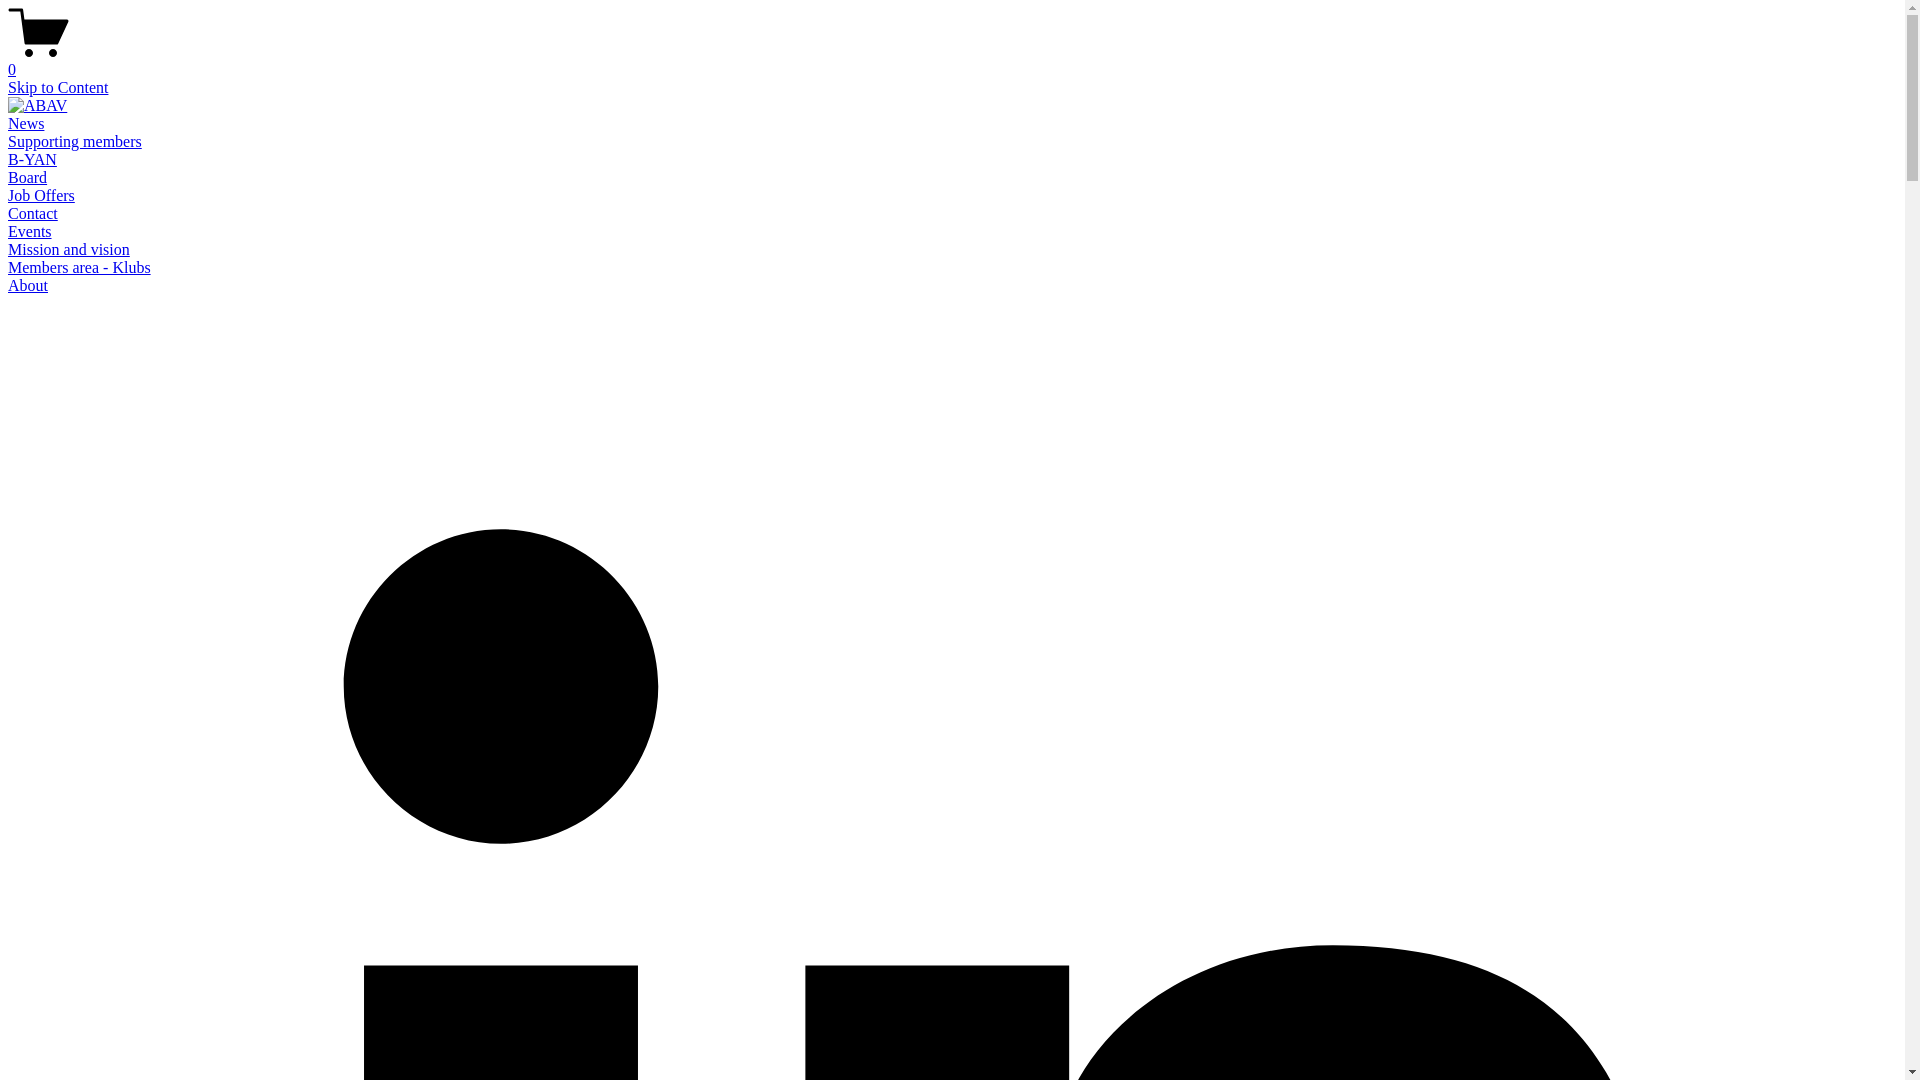 The height and width of the screenshot is (1080, 1920). Describe the element at coordinates (29, 230) in the screenshot. I see `'Events'` at that location.